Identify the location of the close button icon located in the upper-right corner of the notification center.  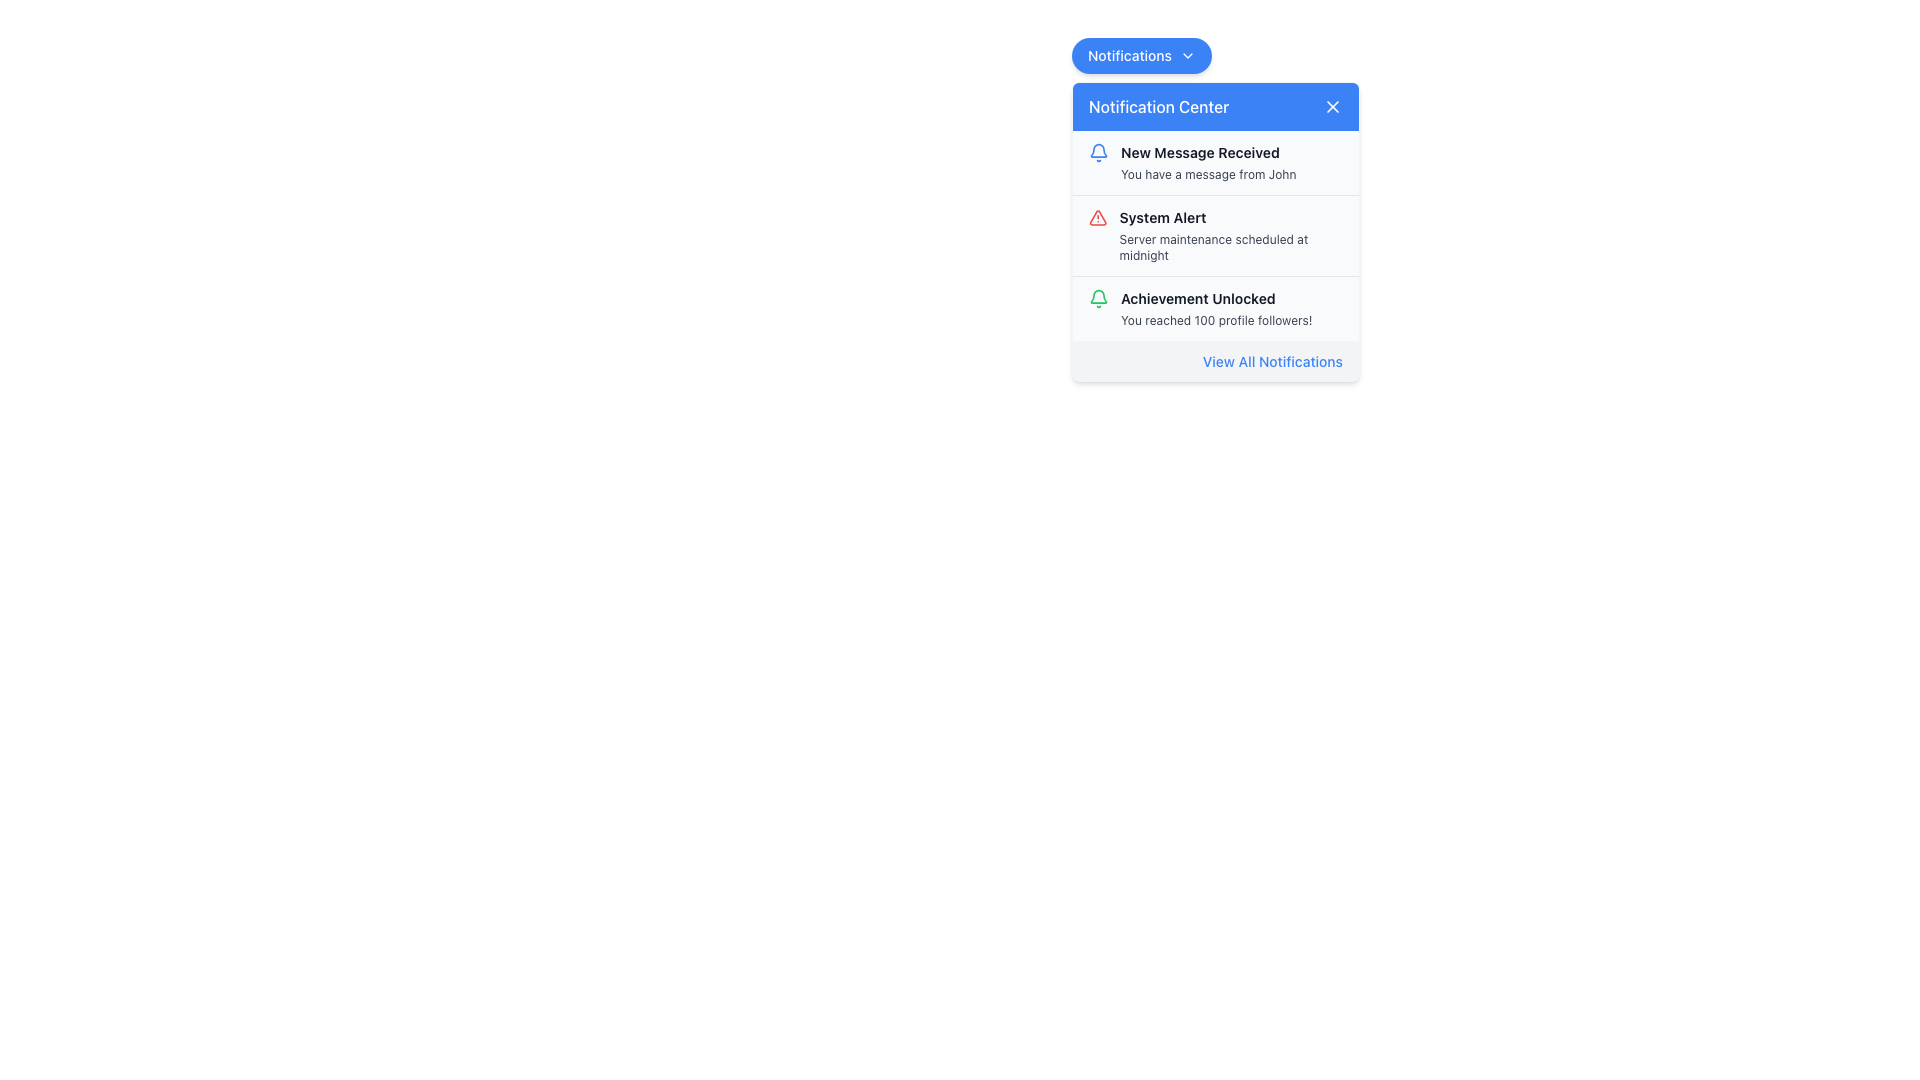
(1333, 107).